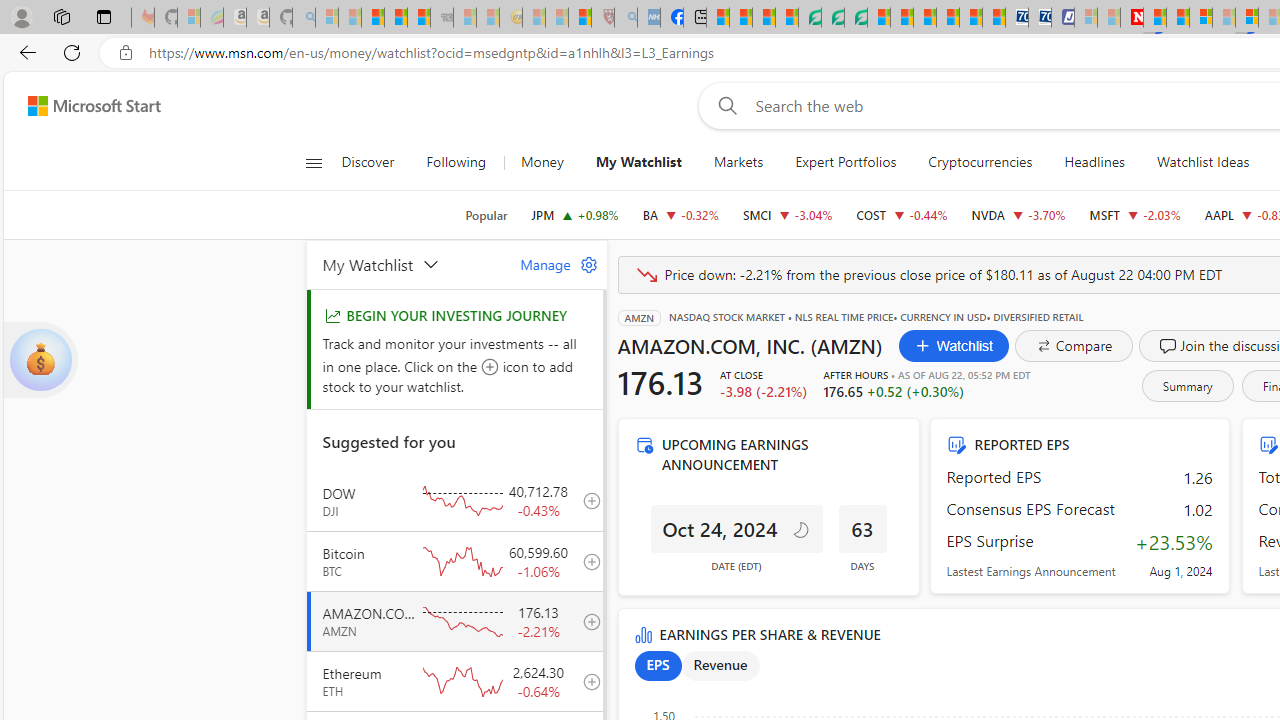  Describe the element at coordinates (534, 17) in the screenshot. I see `'Recipes - MSN - Sleeping'` at that location.